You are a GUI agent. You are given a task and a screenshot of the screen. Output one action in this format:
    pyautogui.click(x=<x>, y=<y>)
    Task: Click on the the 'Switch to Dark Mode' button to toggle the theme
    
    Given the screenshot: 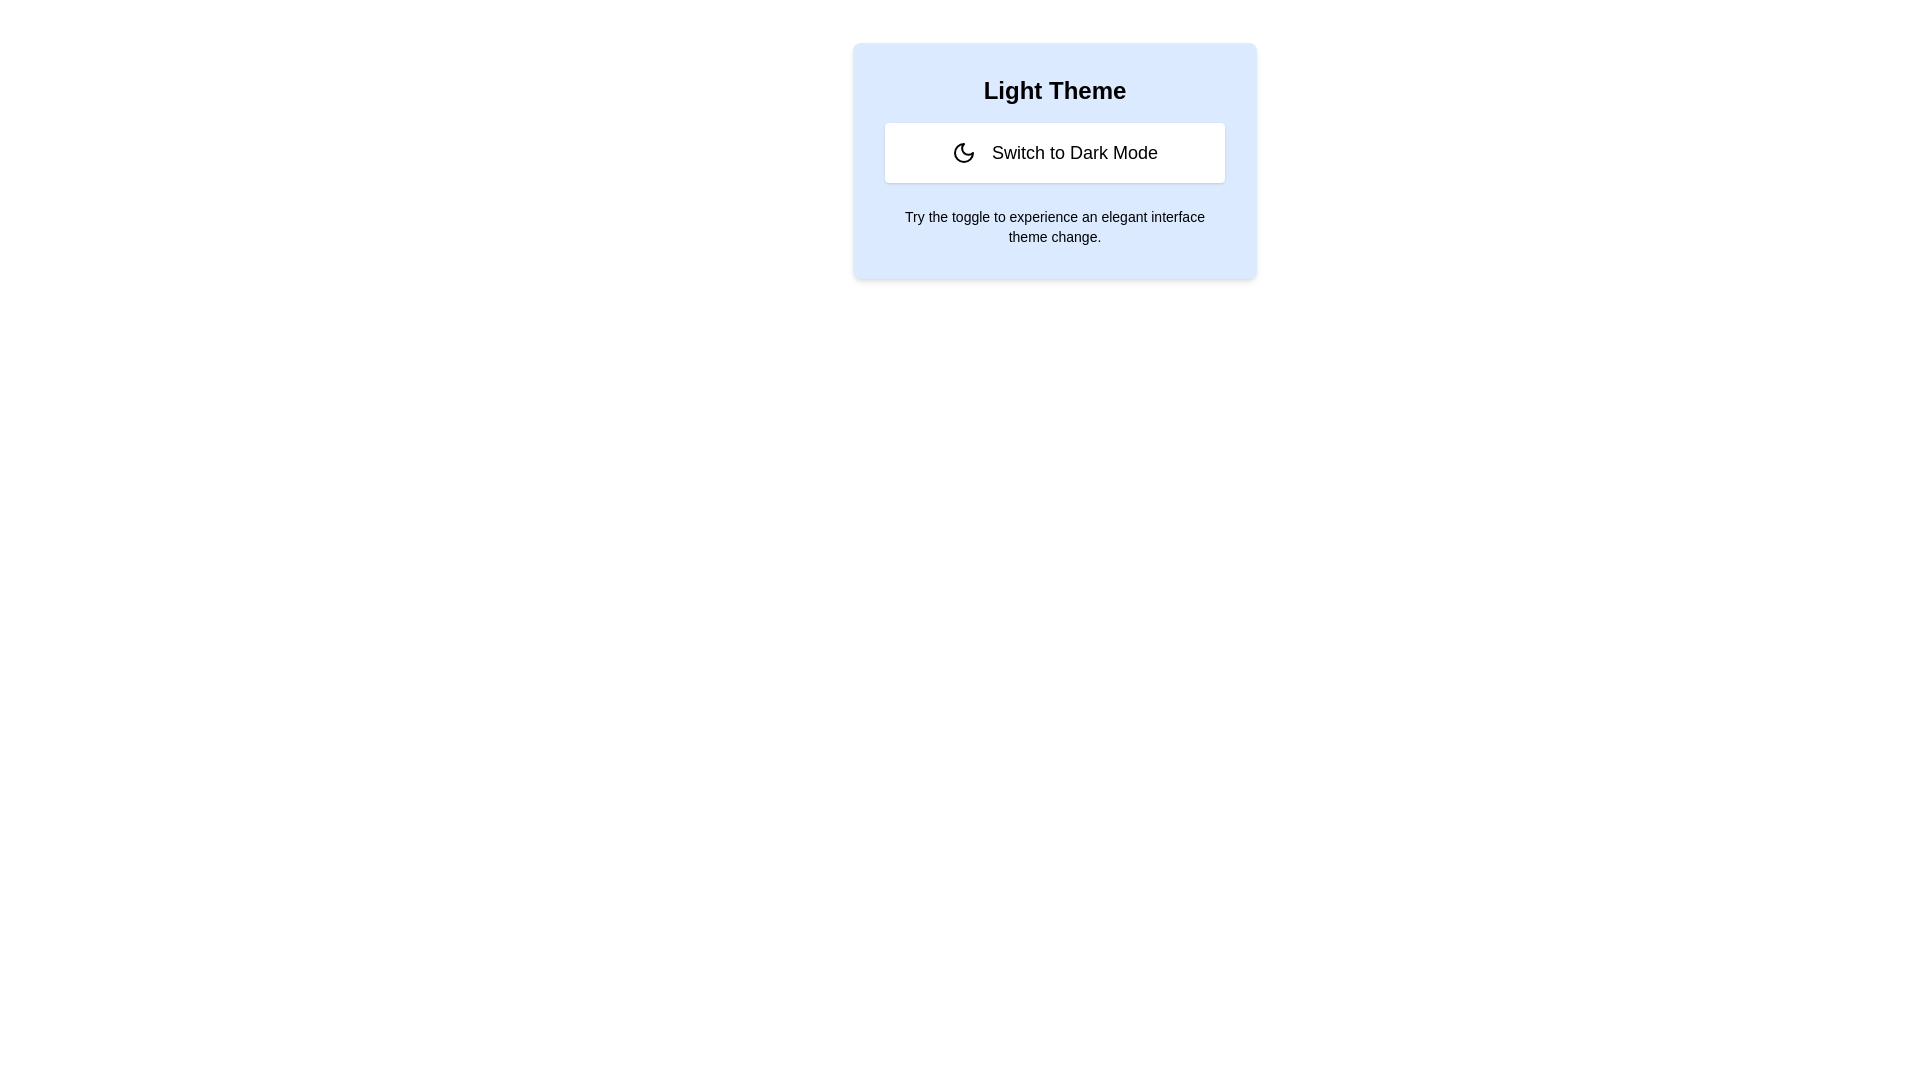 What is the action you would take?
    pyautogui.click(x=1054, y=152)
    